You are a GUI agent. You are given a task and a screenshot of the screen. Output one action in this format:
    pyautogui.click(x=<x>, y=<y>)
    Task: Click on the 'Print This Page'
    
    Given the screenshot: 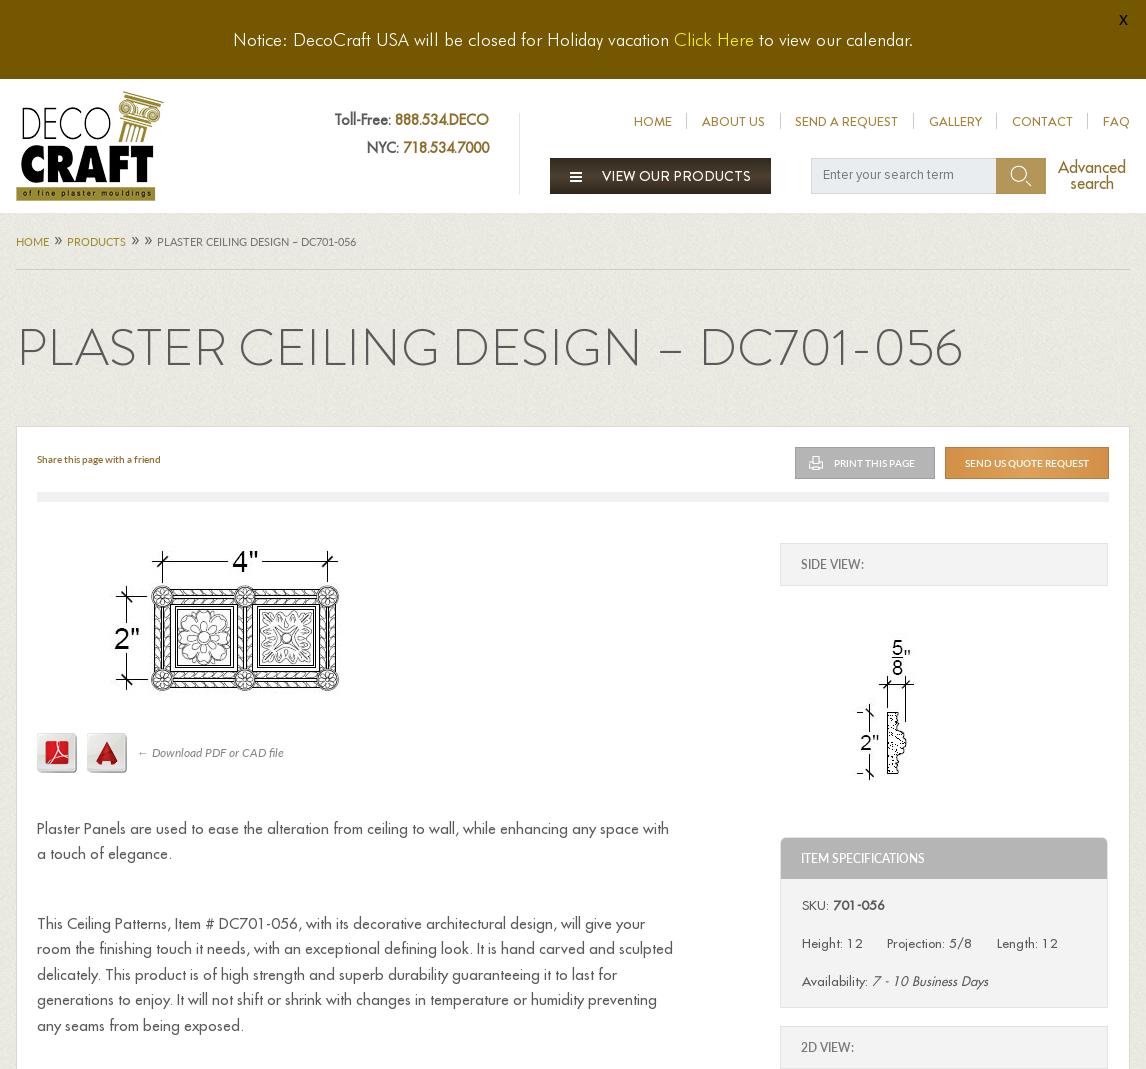 What is the action you would take?
    pyautogui.click(x=873, y=461)
    